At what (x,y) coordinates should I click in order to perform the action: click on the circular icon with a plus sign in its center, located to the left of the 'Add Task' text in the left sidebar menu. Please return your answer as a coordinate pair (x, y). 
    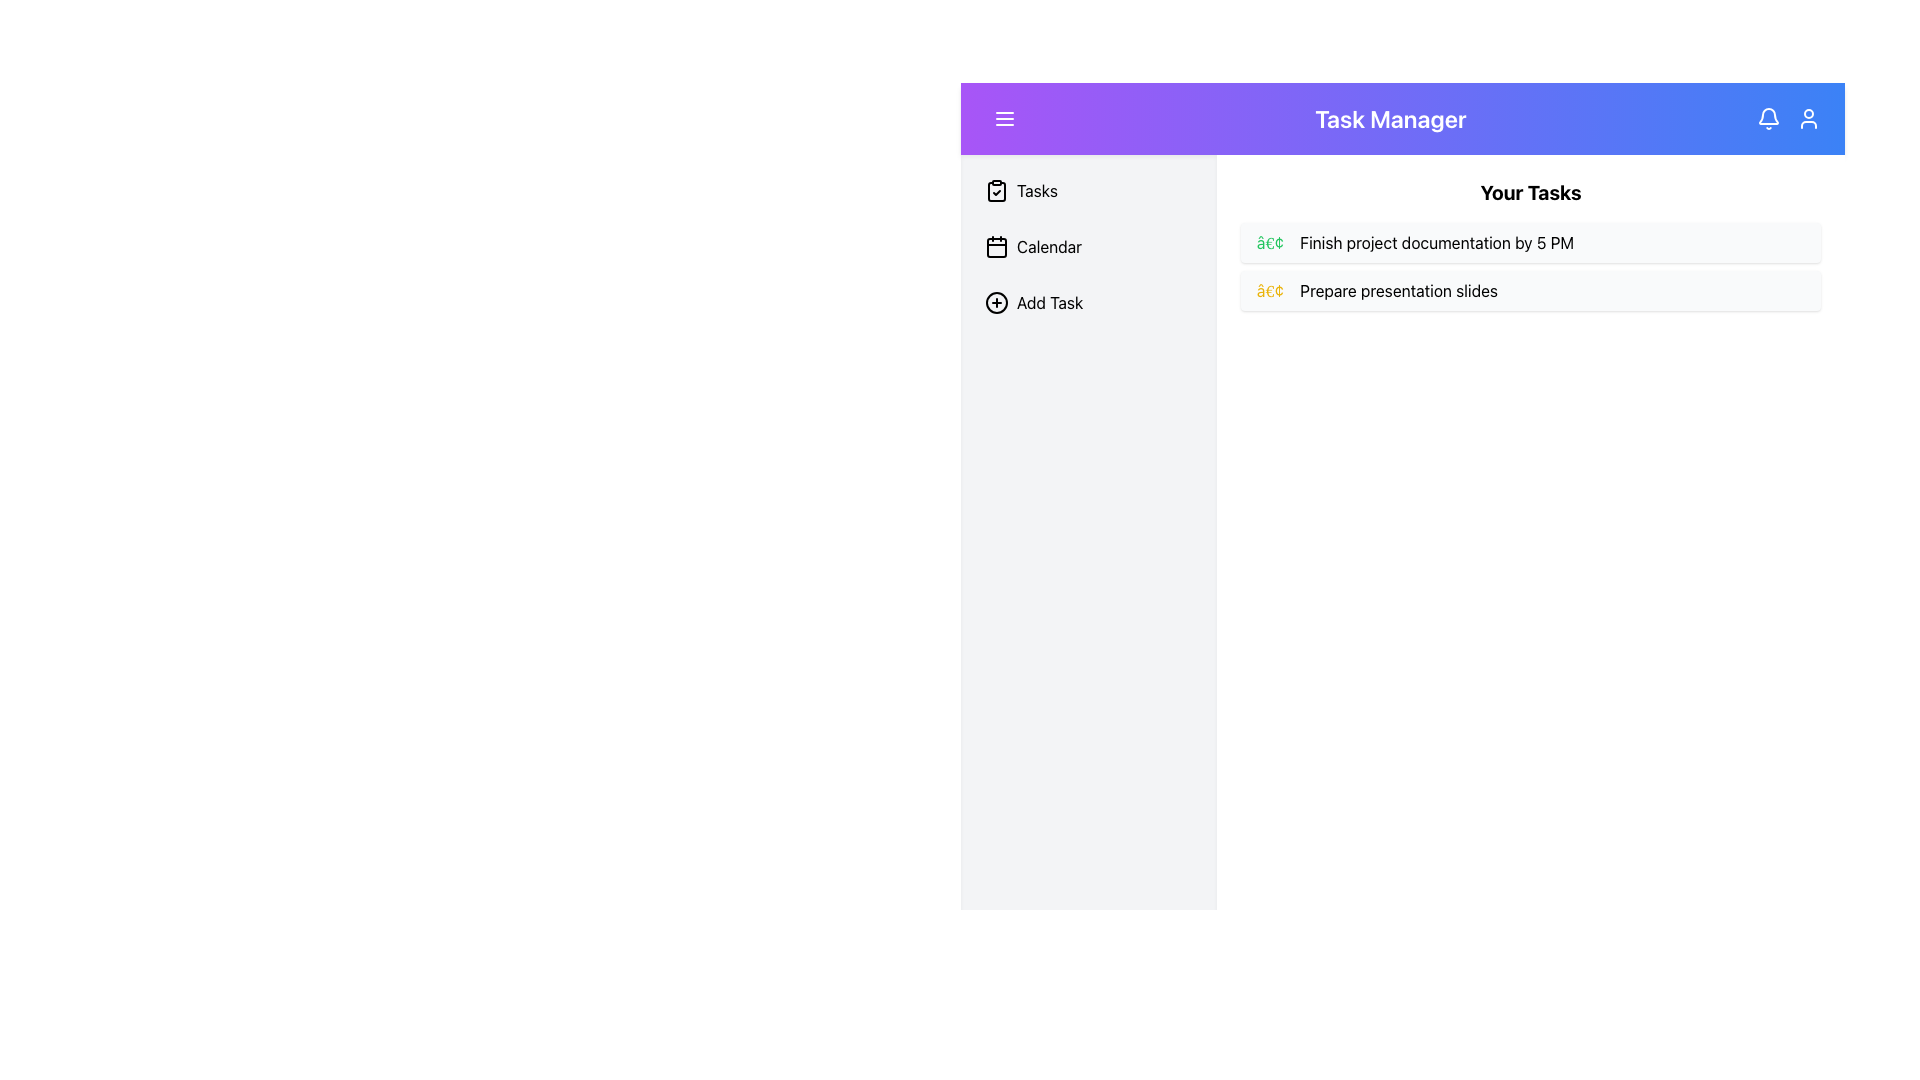
    Looking at the image, I should click on (997, 303).